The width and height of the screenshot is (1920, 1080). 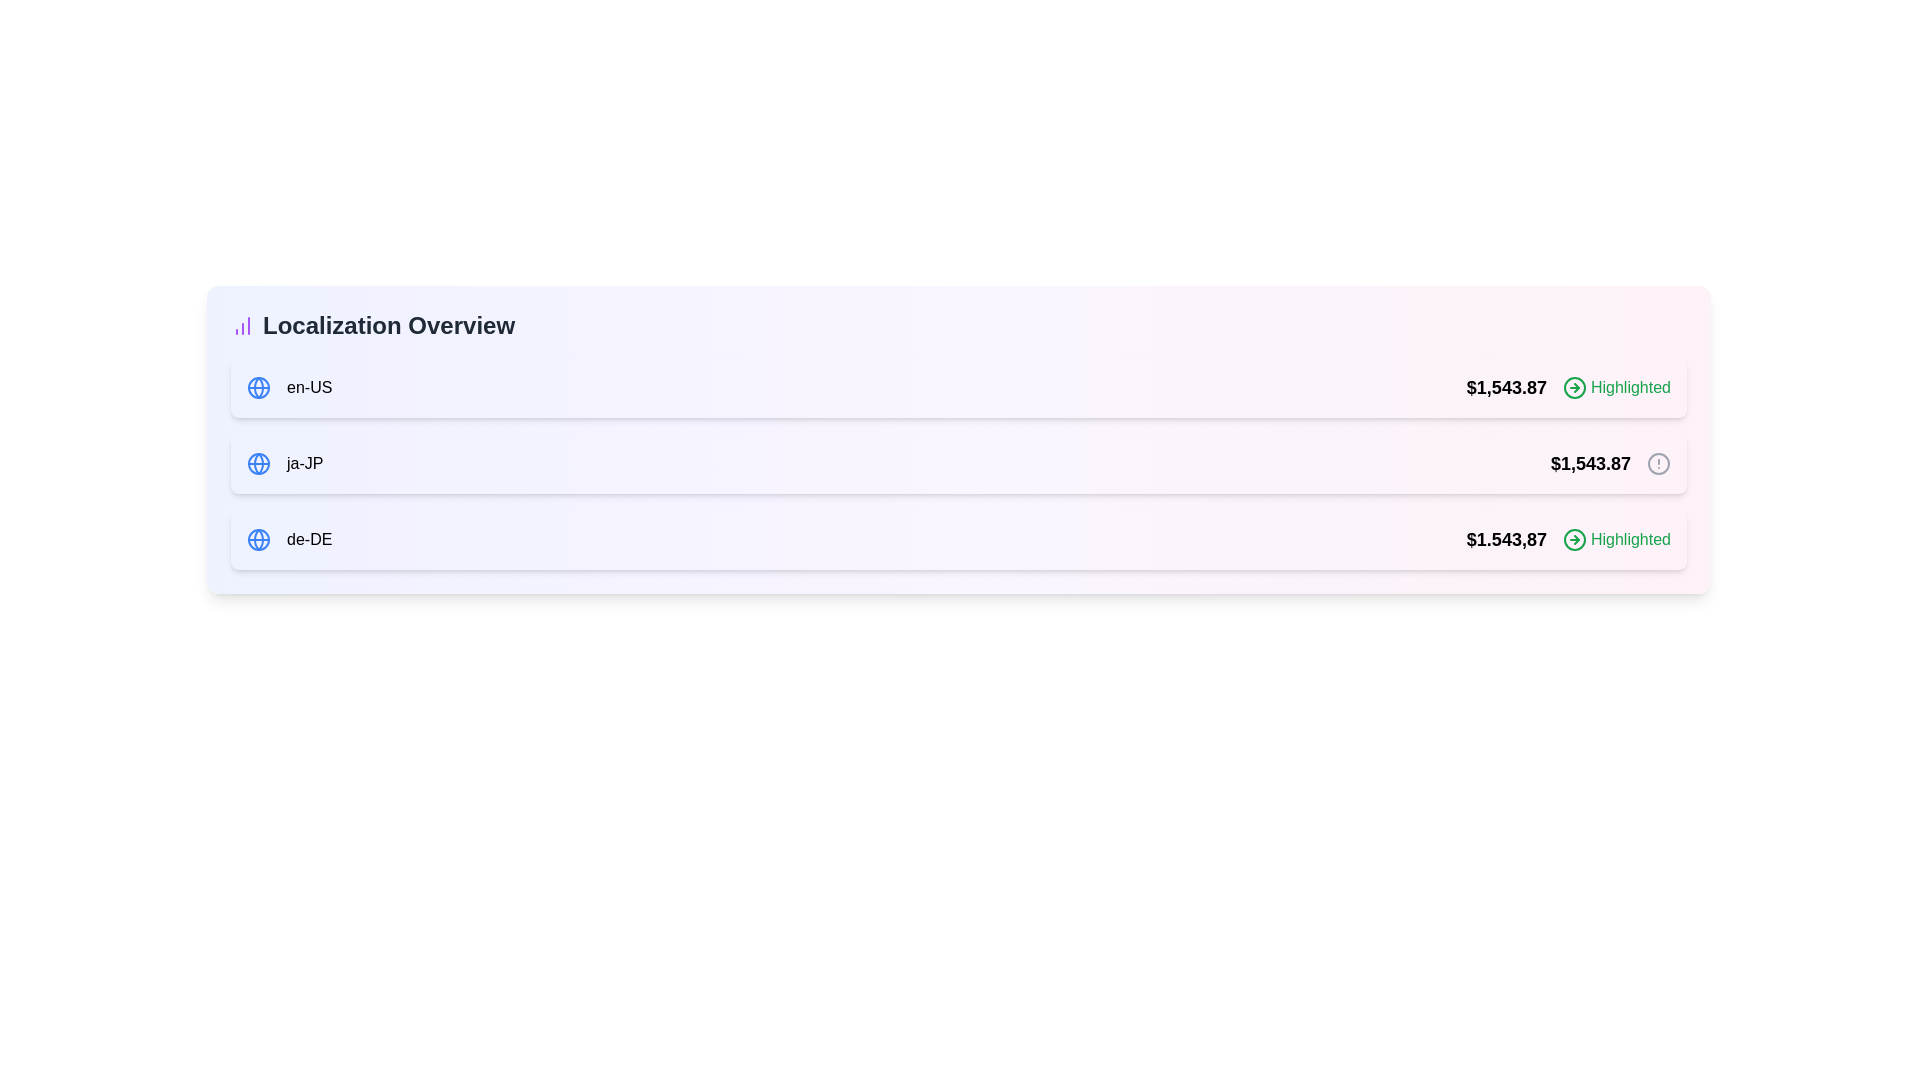 I want to click on the Label element displaying 'de-DE' that is styled in a standard sans-serif font and located next to a globe icon, positioned at the bottom of a vertically stacked list of similar elements, so click(x=308, y=540).